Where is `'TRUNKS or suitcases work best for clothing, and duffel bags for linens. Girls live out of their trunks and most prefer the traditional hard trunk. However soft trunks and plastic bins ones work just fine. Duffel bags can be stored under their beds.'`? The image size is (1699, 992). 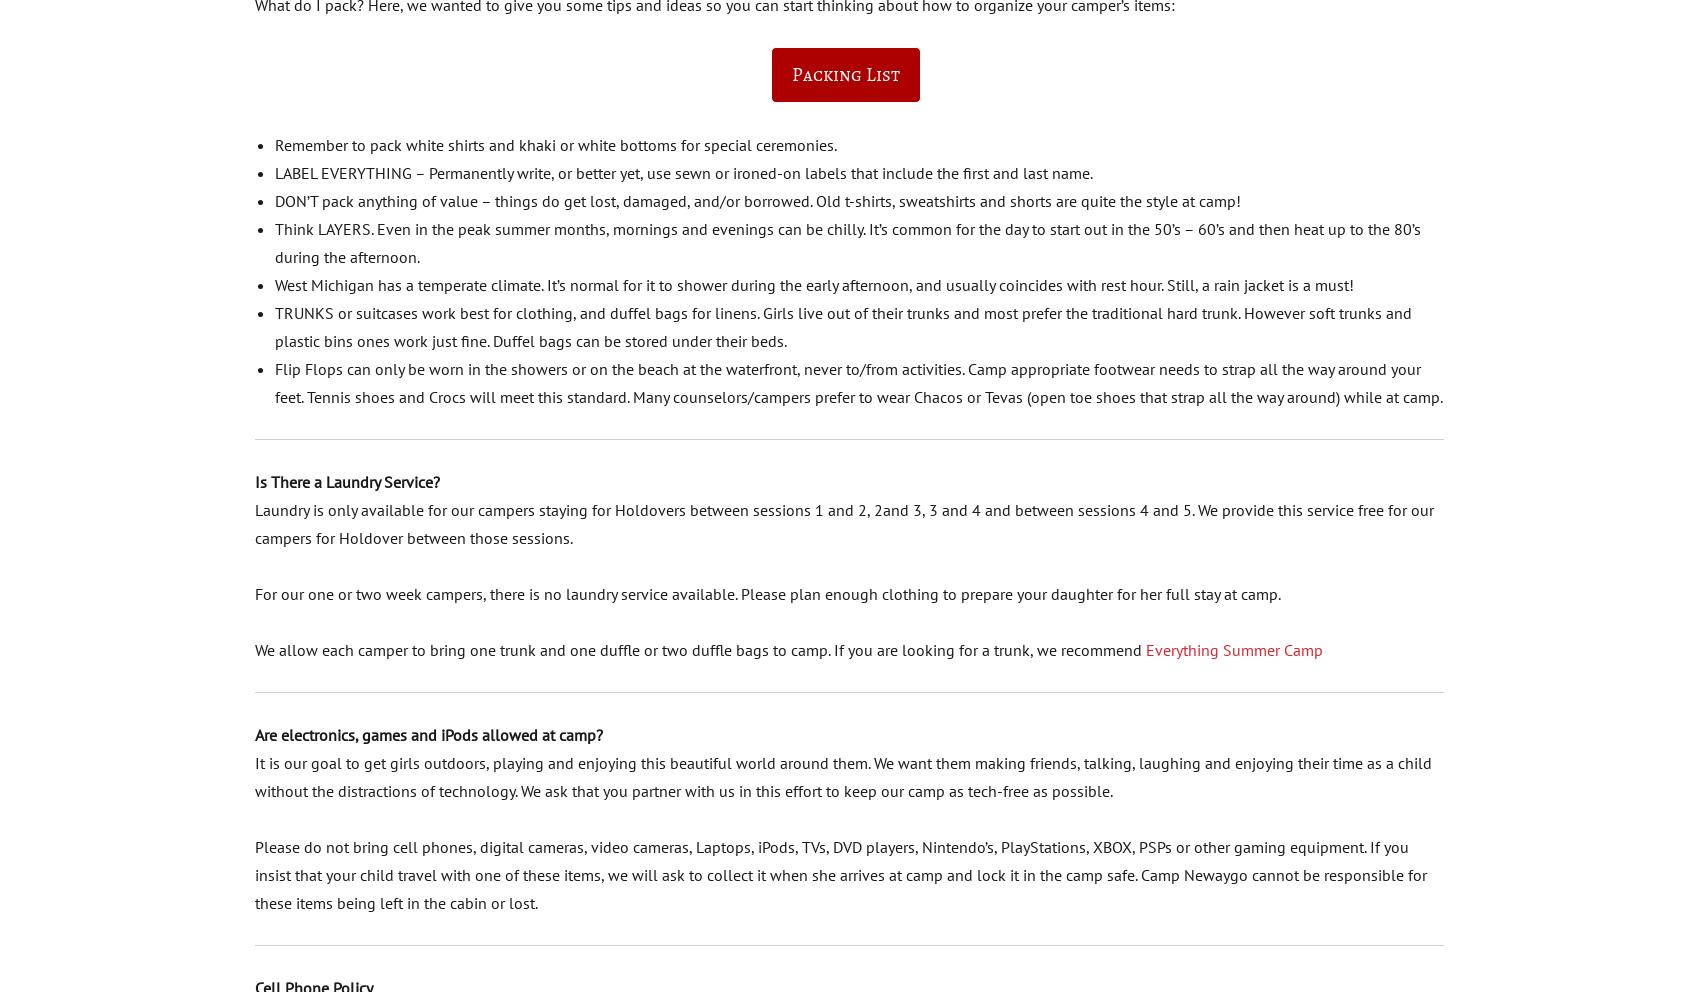
'TRUNKS or suitcases work best for clothing, and duffel bags for linens. Girls live out of their trunks and most prefer the traditional hard trunk. However soft trunks and plastic bins ones work just fine. Duffel bags can be stored under their beds.' is located at coordinates (274, 325).